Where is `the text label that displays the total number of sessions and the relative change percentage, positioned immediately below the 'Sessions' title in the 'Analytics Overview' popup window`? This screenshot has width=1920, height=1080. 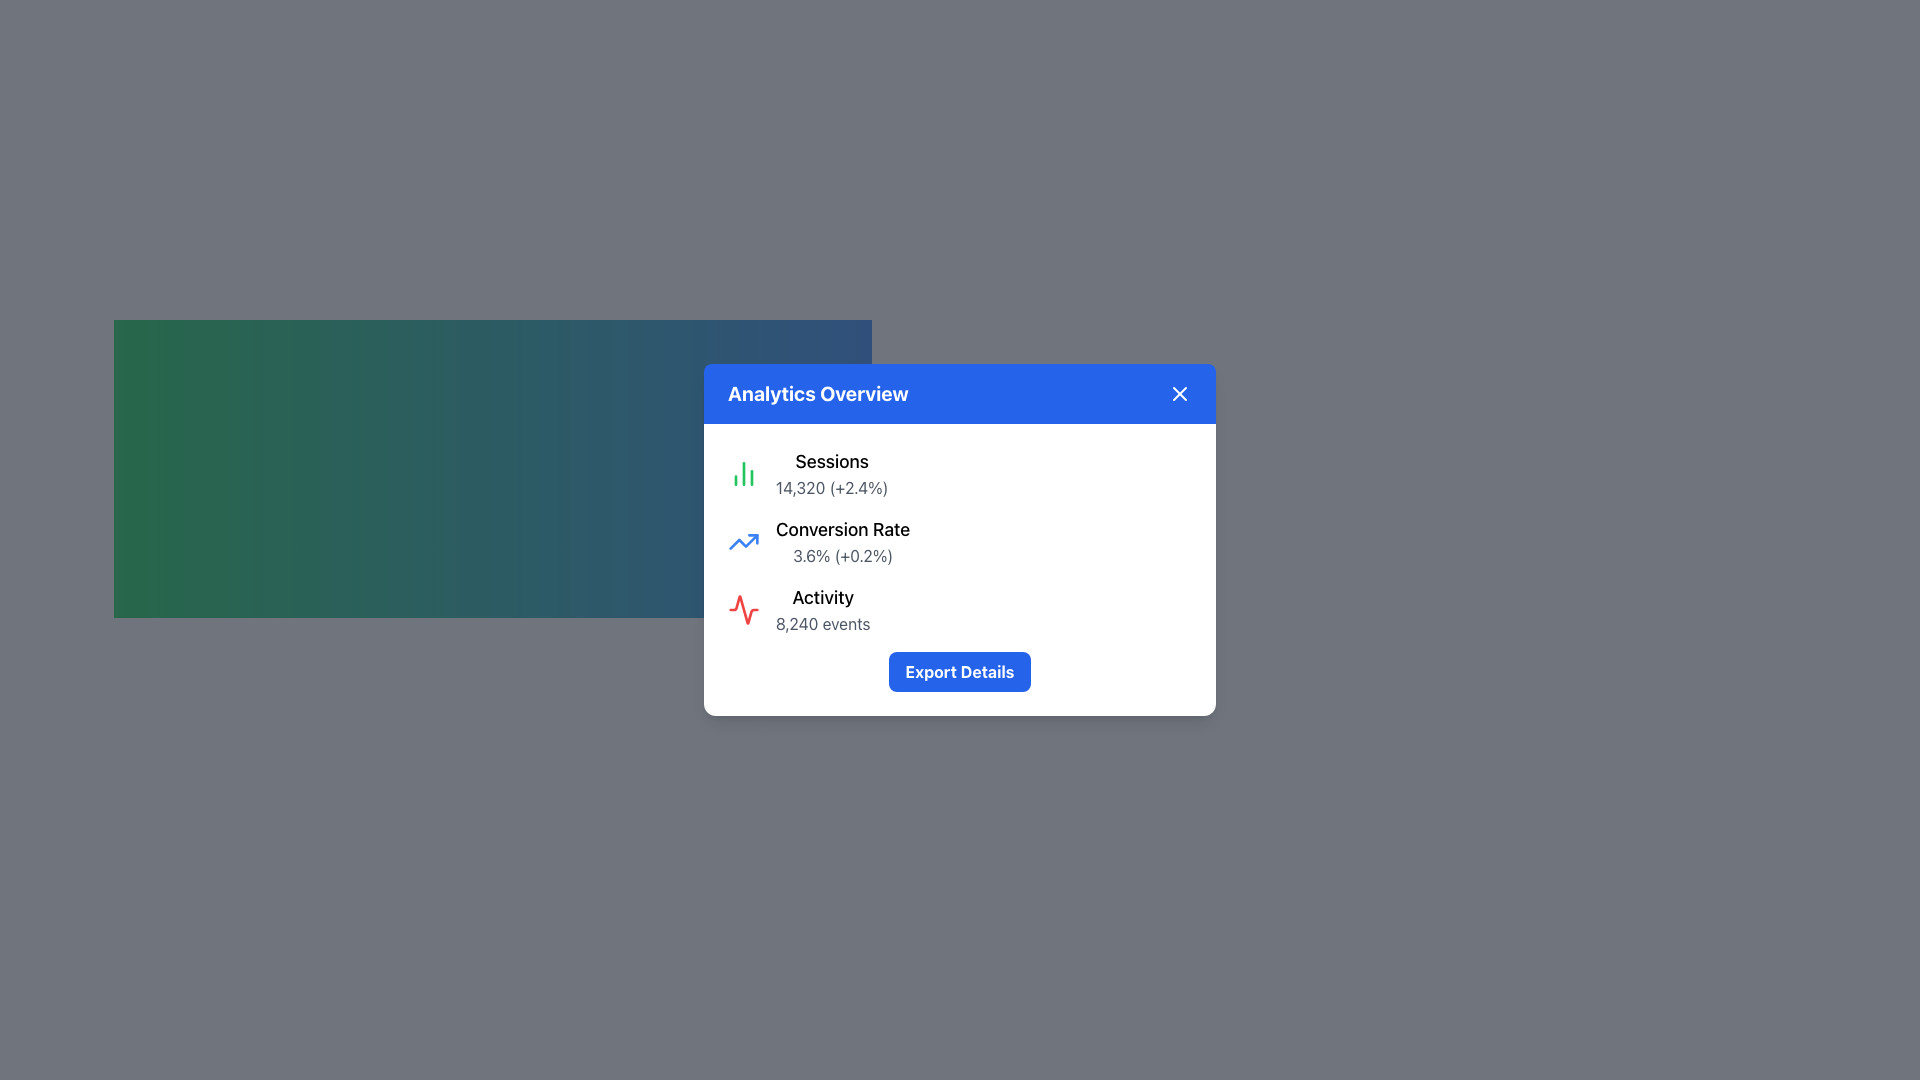
the text label that displays the total number of sessions and the relative change percentage, positioned immediately below the 'Sessions' title in the 'Analytics Overview' popup window is located at coordinates (832, 488).